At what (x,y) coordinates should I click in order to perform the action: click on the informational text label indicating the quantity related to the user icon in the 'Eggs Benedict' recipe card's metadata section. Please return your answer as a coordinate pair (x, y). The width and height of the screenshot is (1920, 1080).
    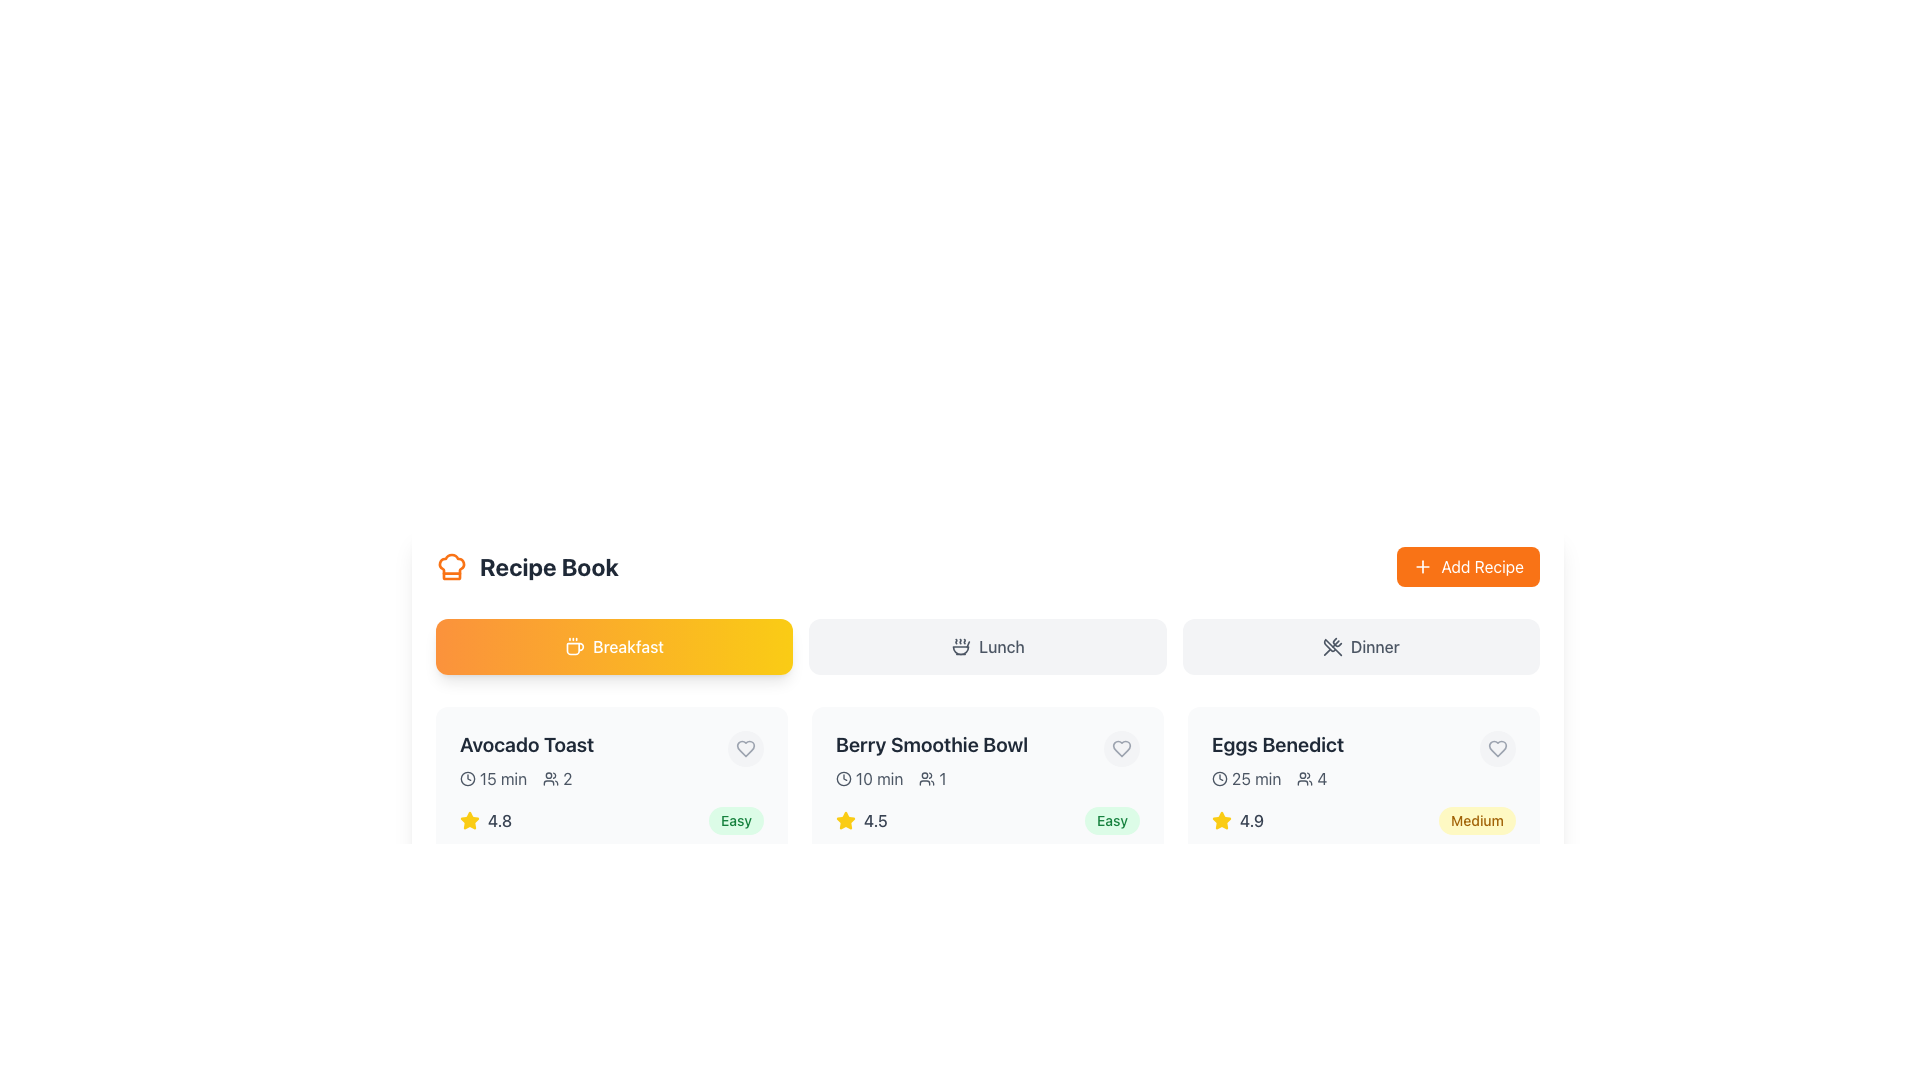
    Looking at the image, I should click on (1322, 778).